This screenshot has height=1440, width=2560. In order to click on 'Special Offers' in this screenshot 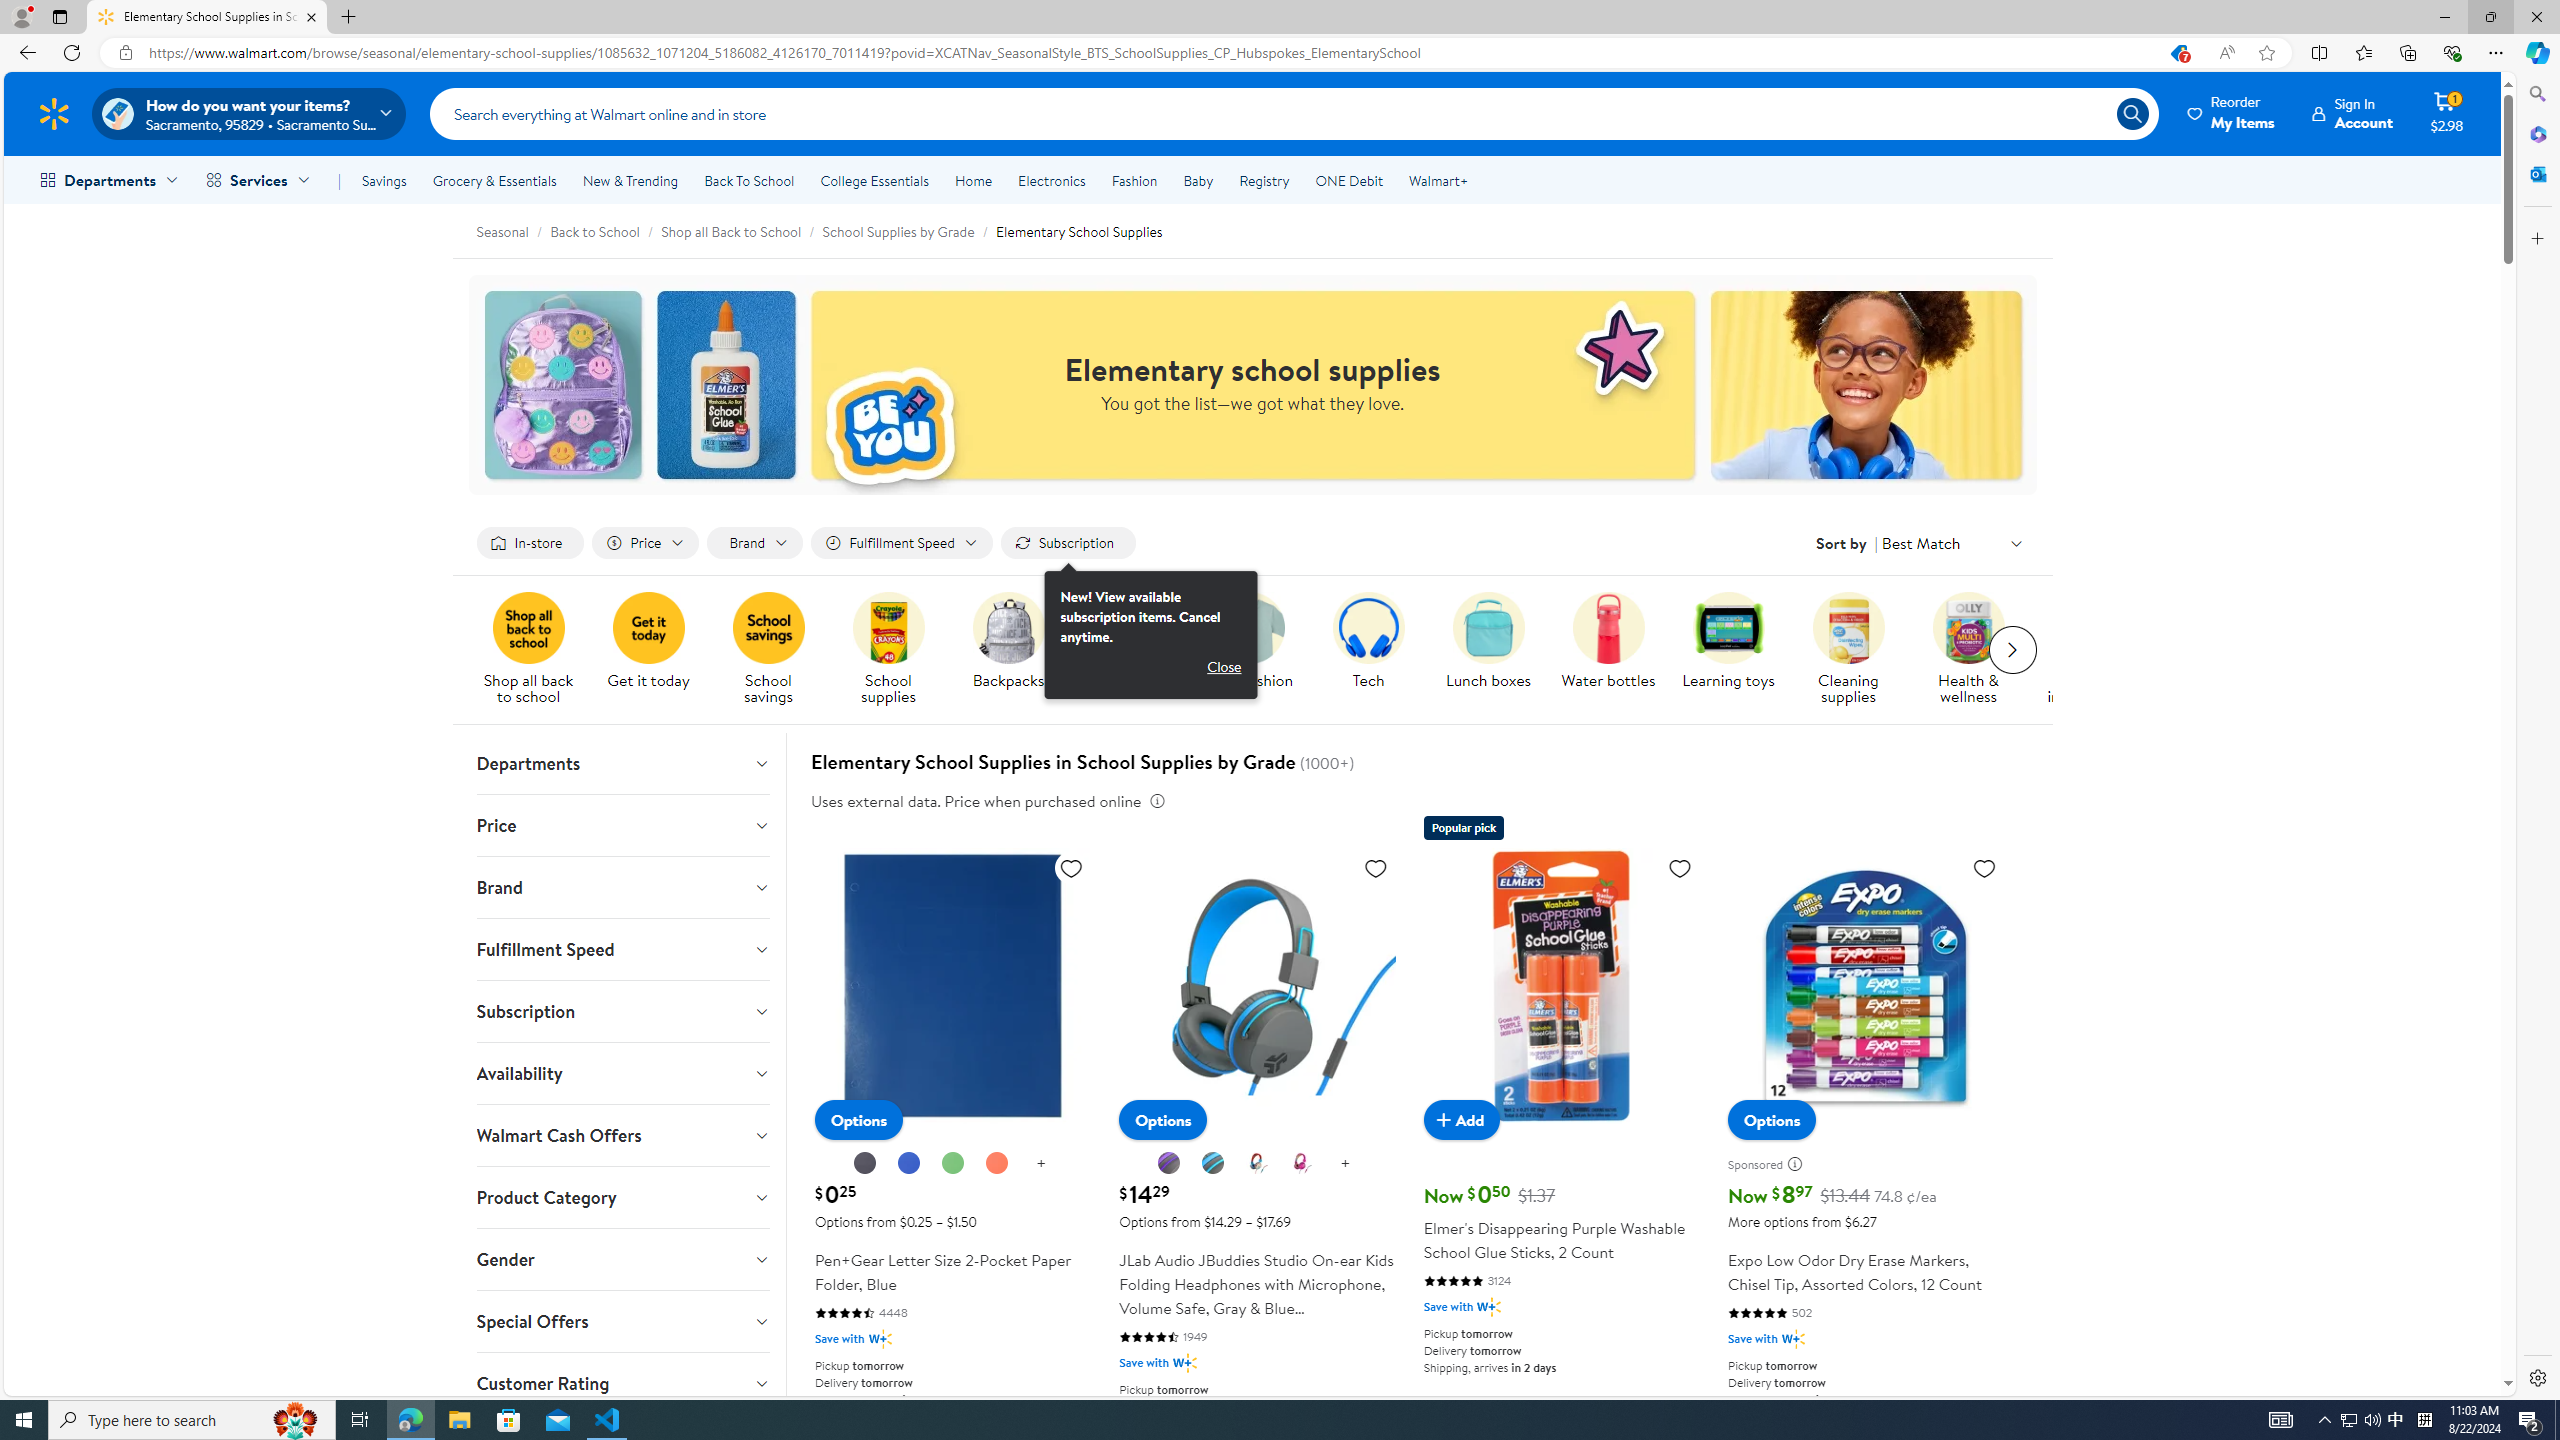, I will do `click(623, 1321)`.